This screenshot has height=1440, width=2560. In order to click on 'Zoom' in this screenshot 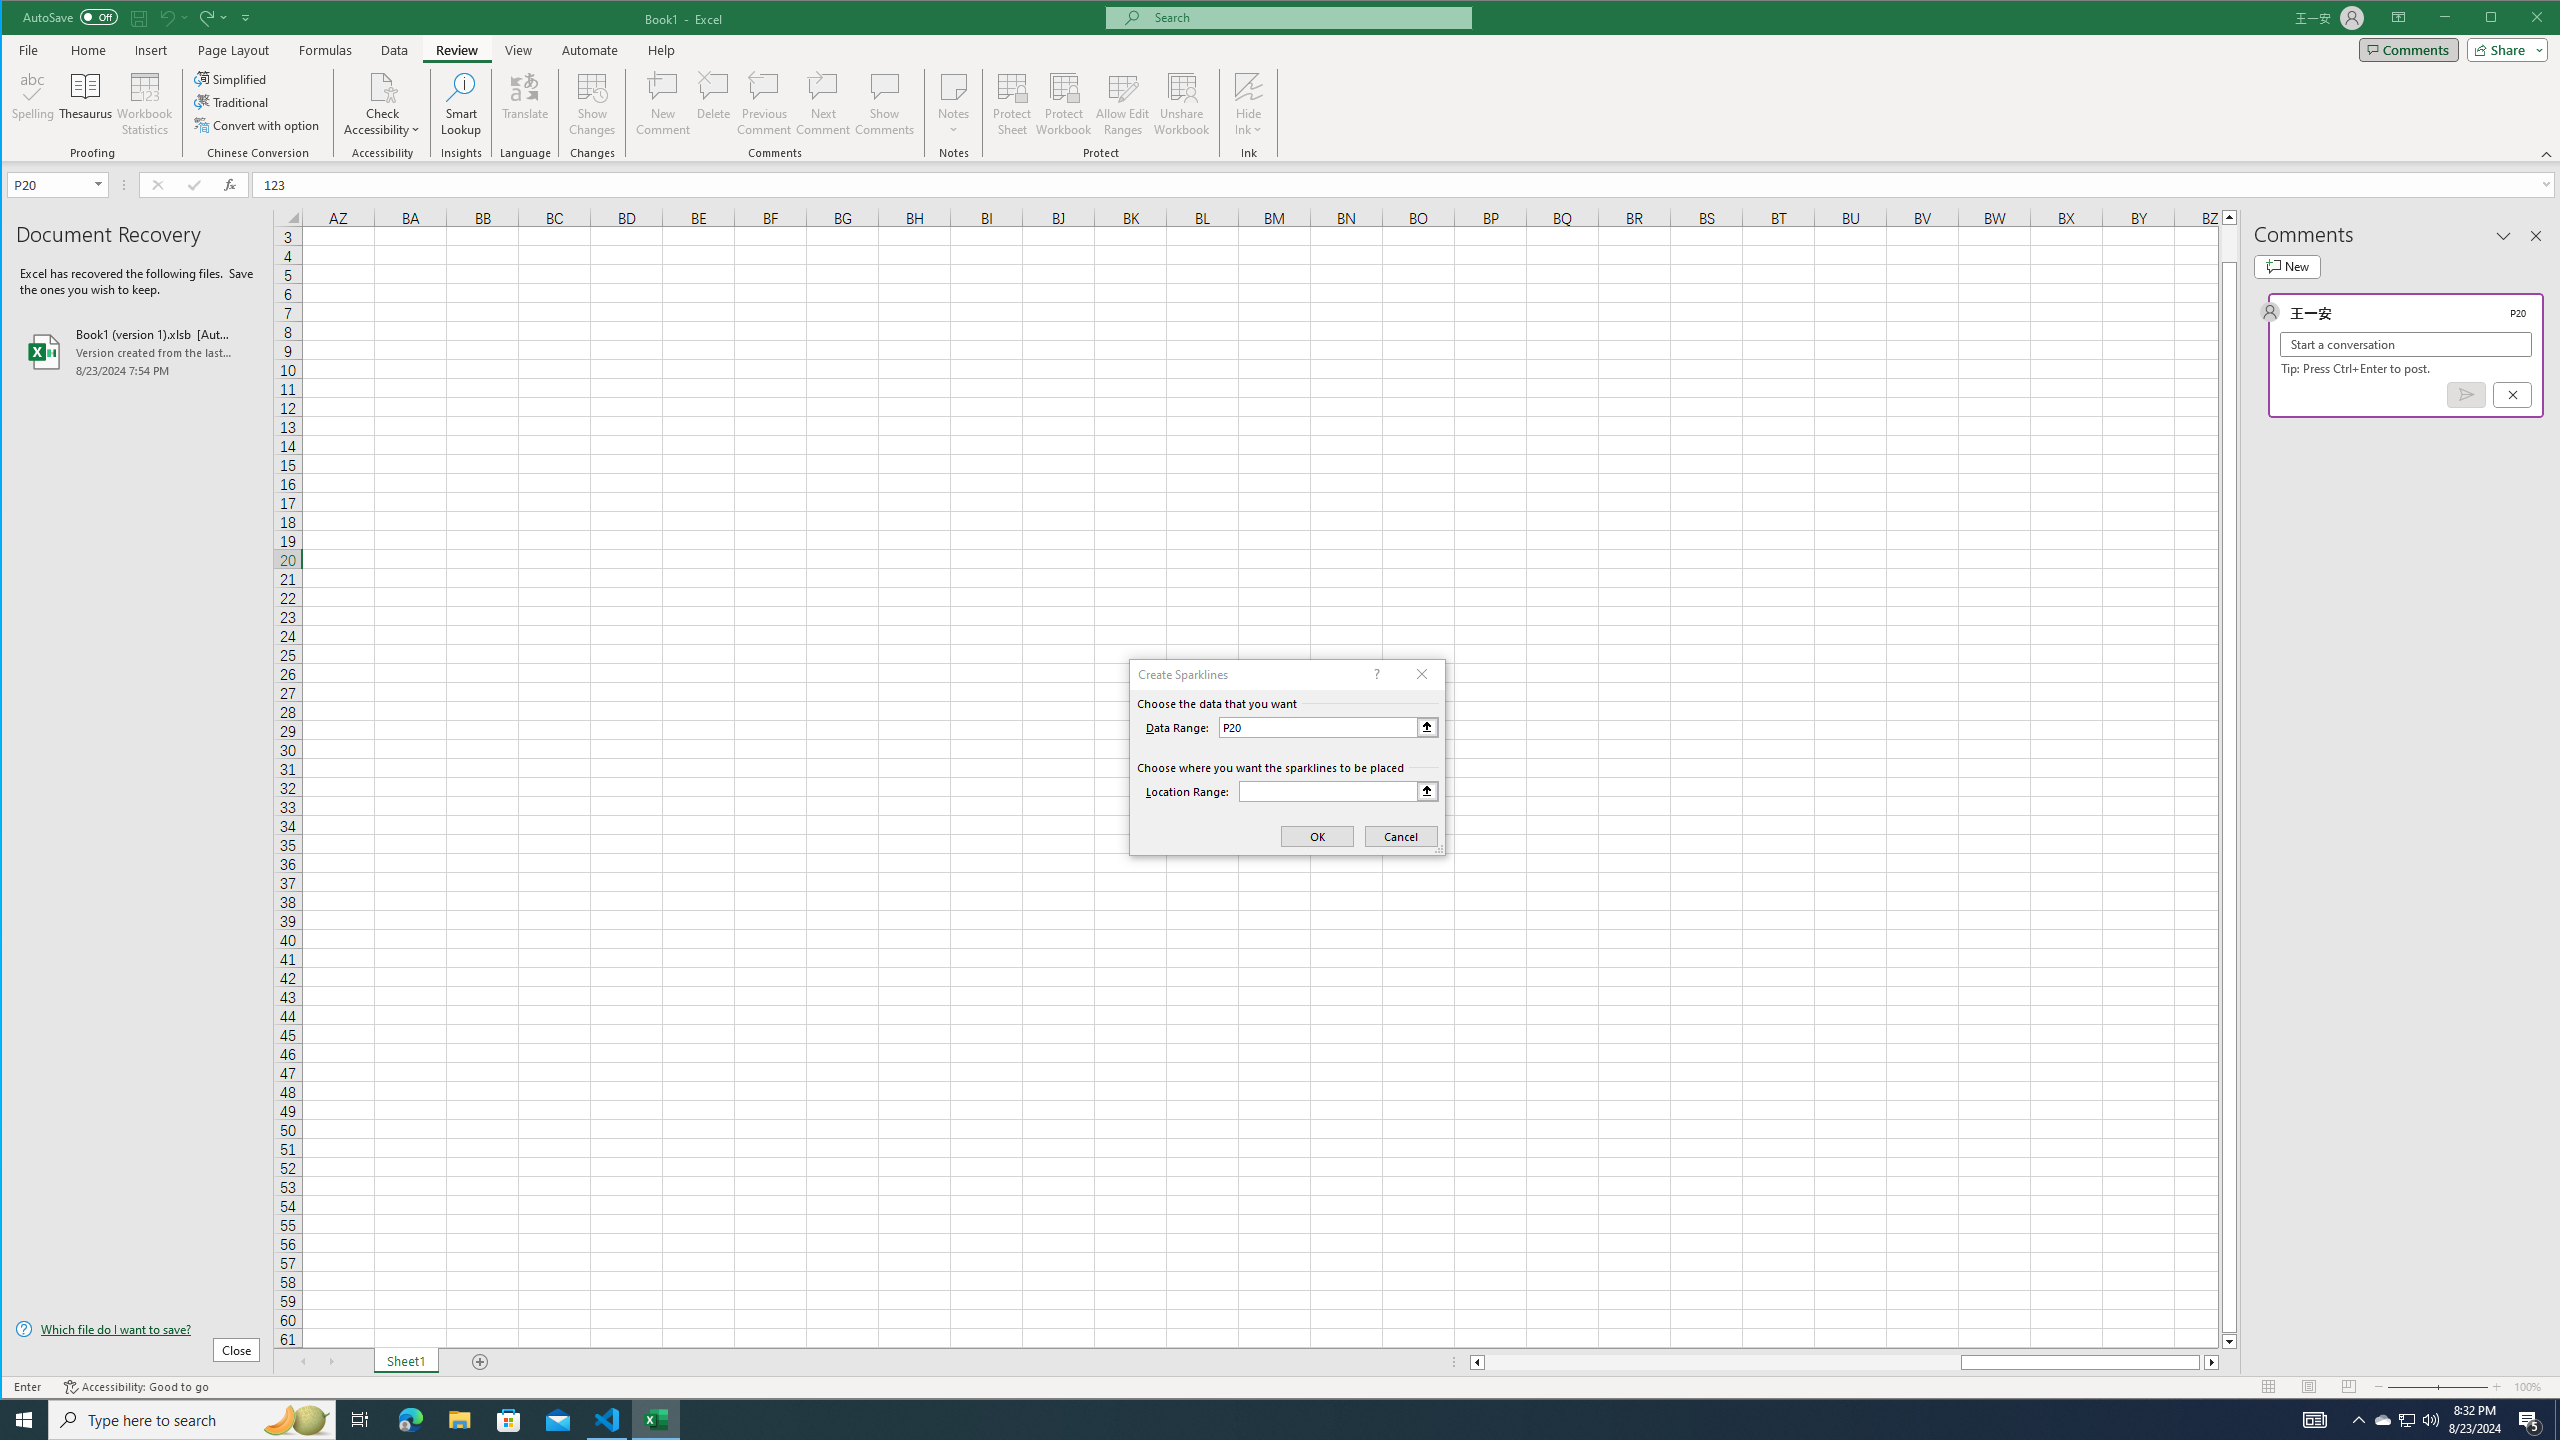, I will do `click(2437, 1386)`.